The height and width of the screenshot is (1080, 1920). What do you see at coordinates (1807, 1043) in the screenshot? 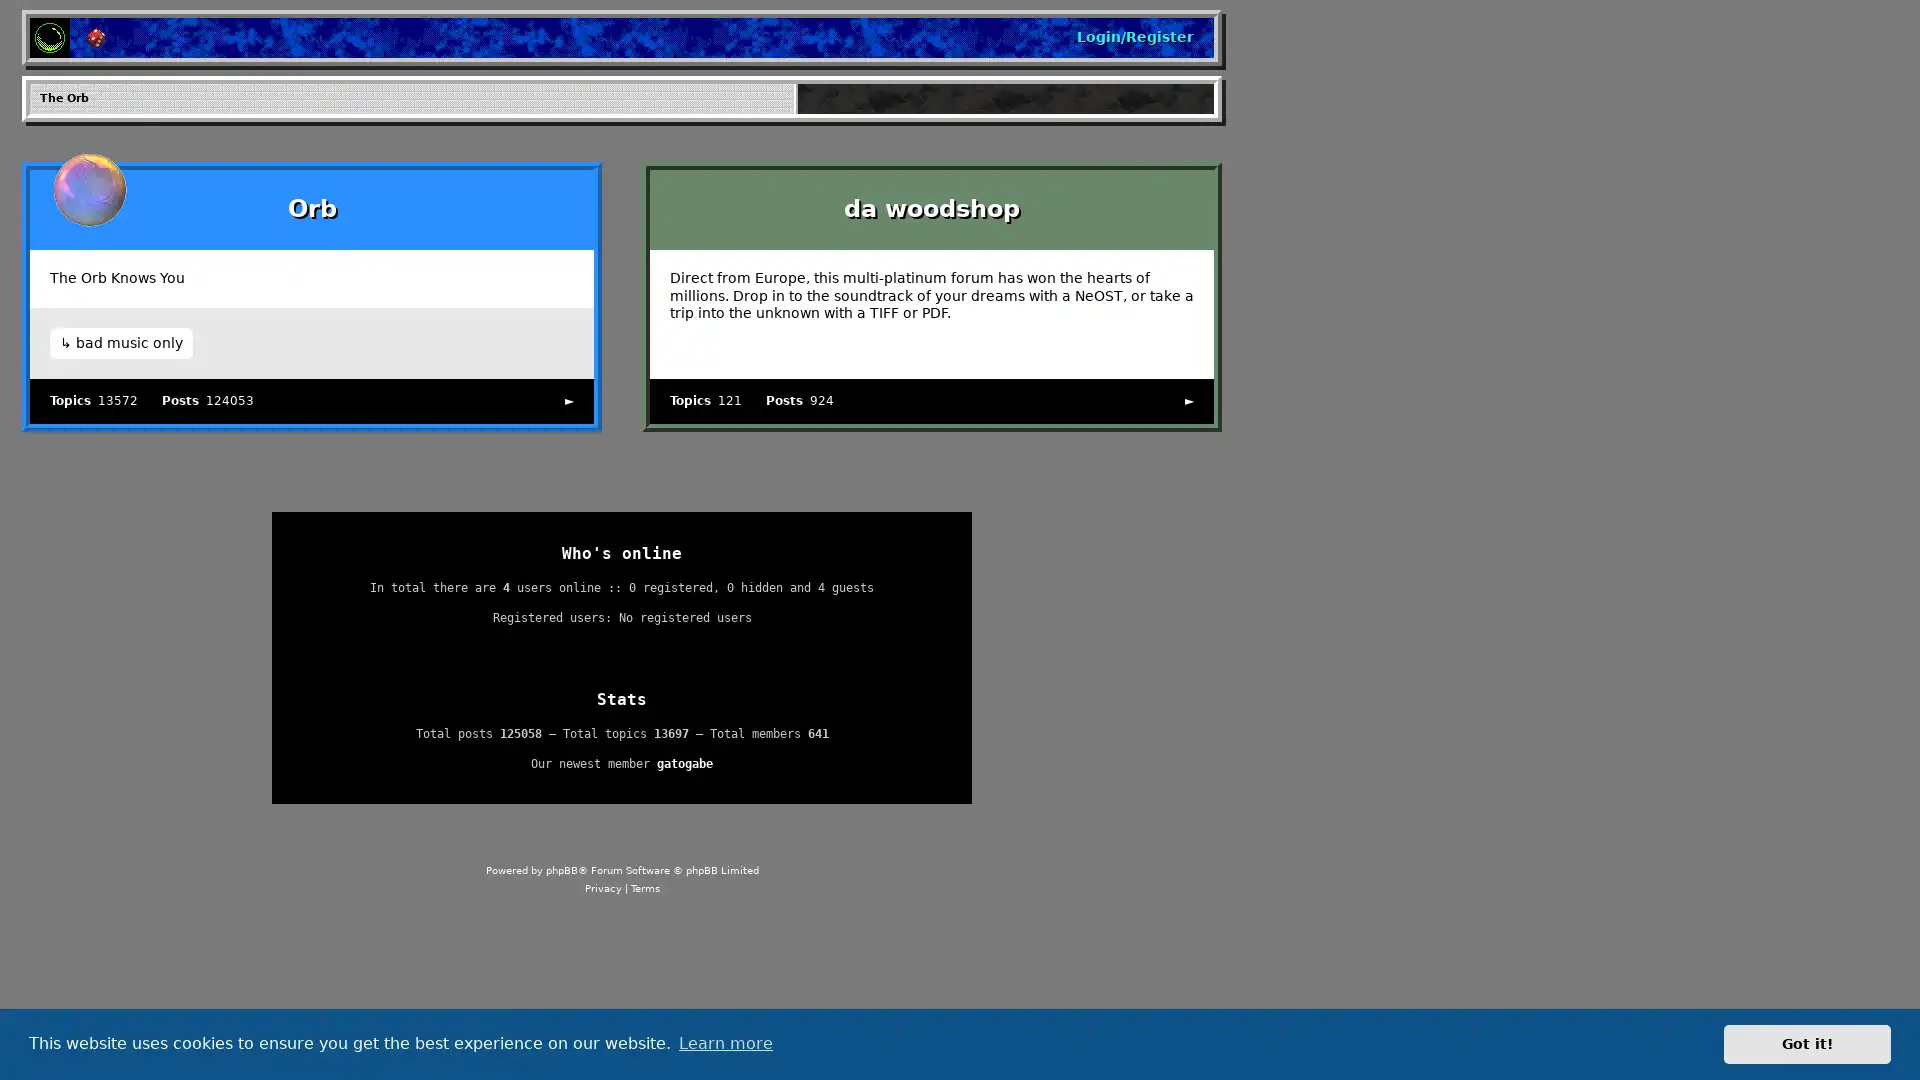
I see `dismiss cookie message` at bounding box center [1807, 1043].